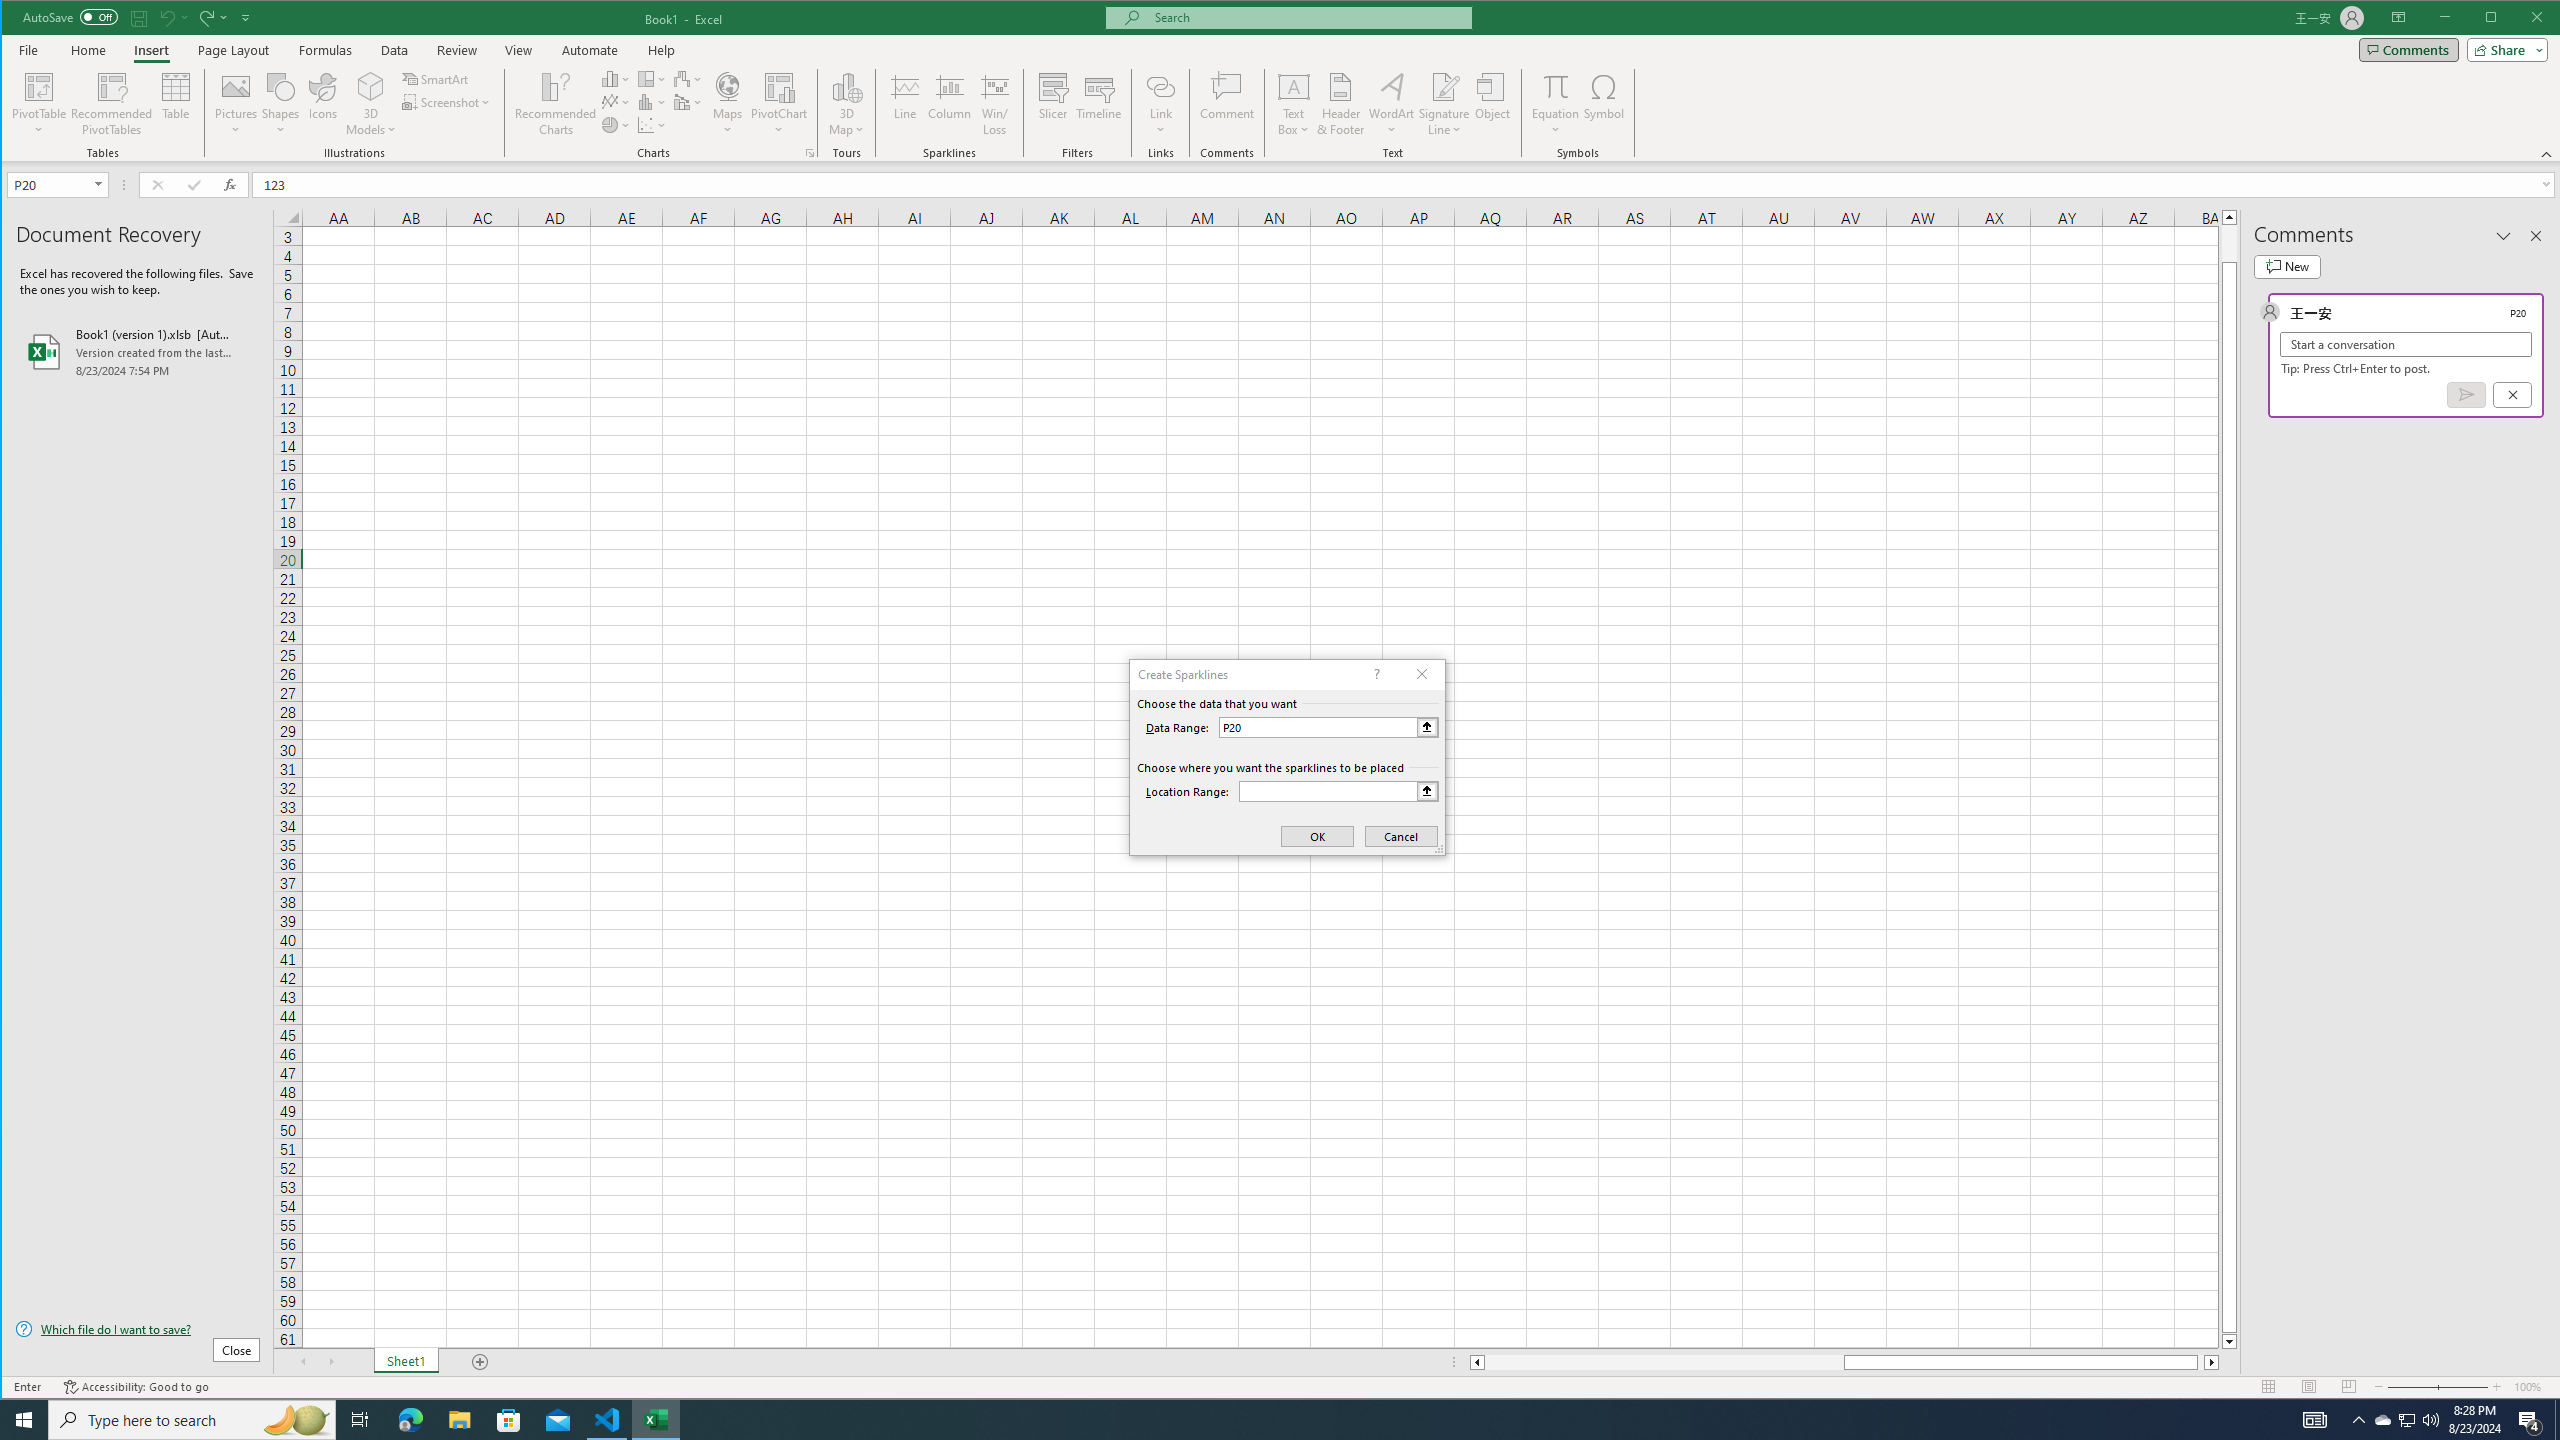 The height and width of the screenshot is (1440, 2560). I want to click on 'Recommended PivotTables', so click(111, 103).